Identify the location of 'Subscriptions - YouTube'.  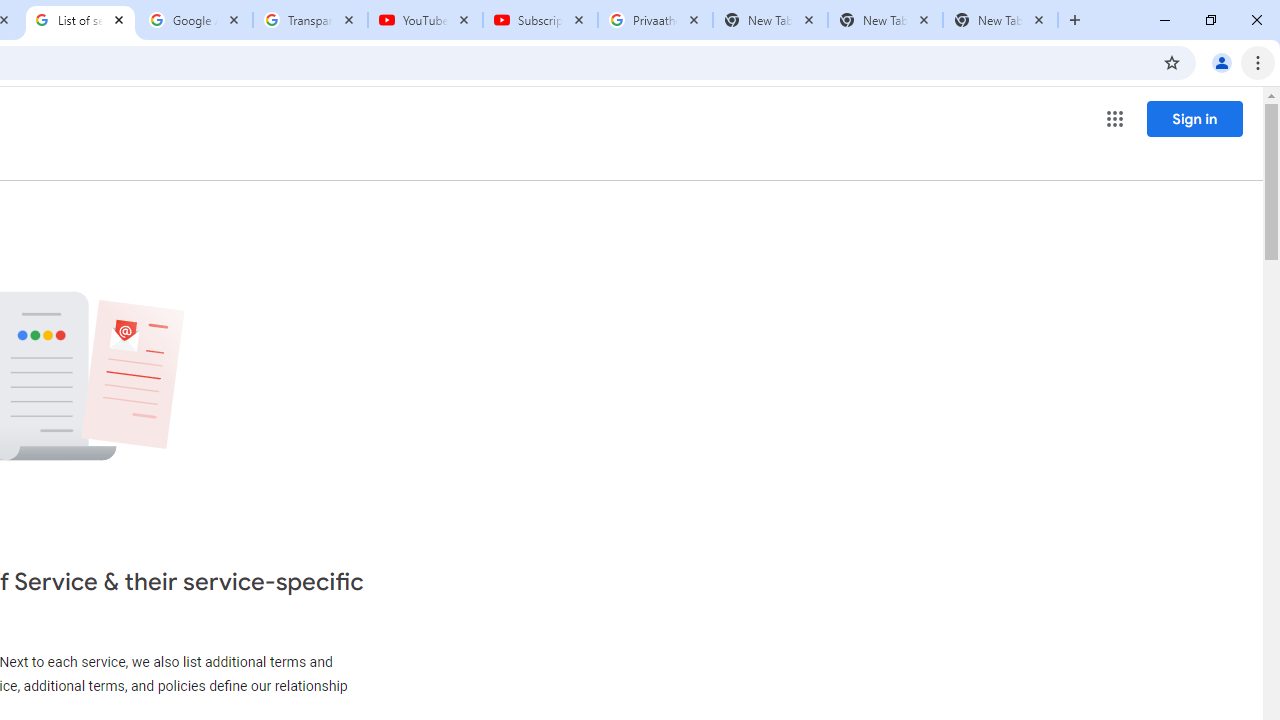
(540, 20).